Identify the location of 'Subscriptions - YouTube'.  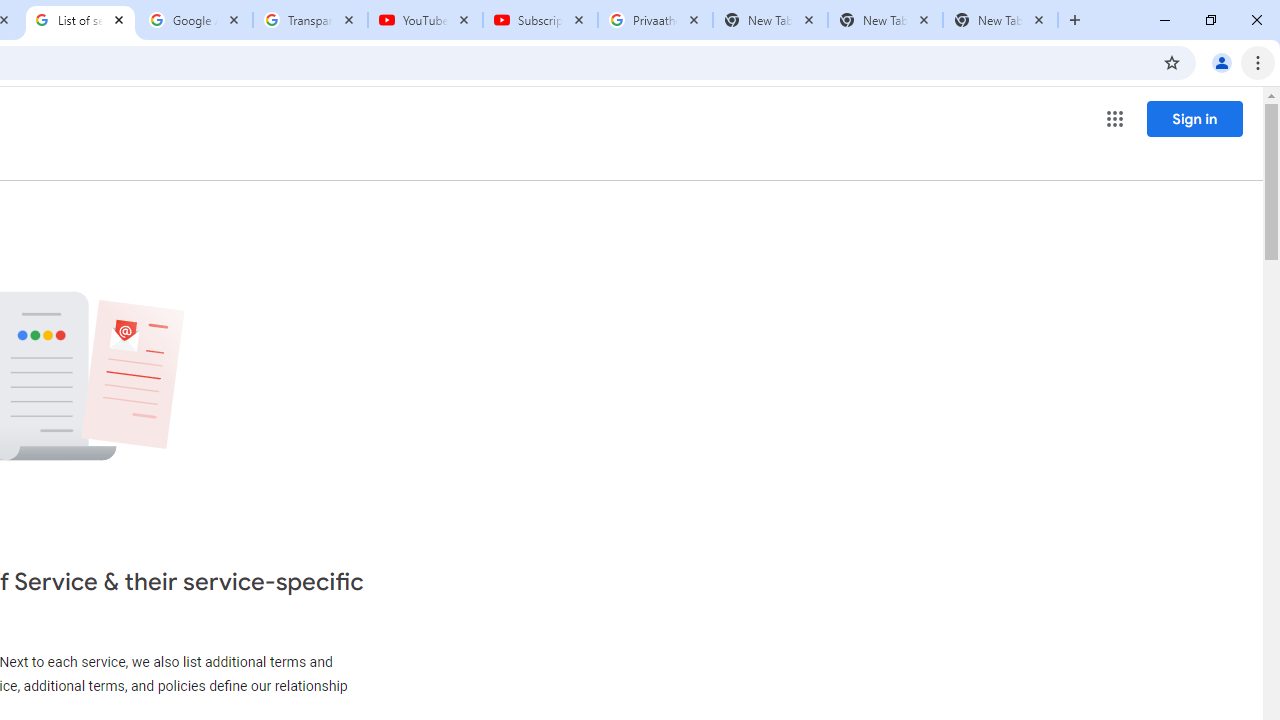
(540, 20).